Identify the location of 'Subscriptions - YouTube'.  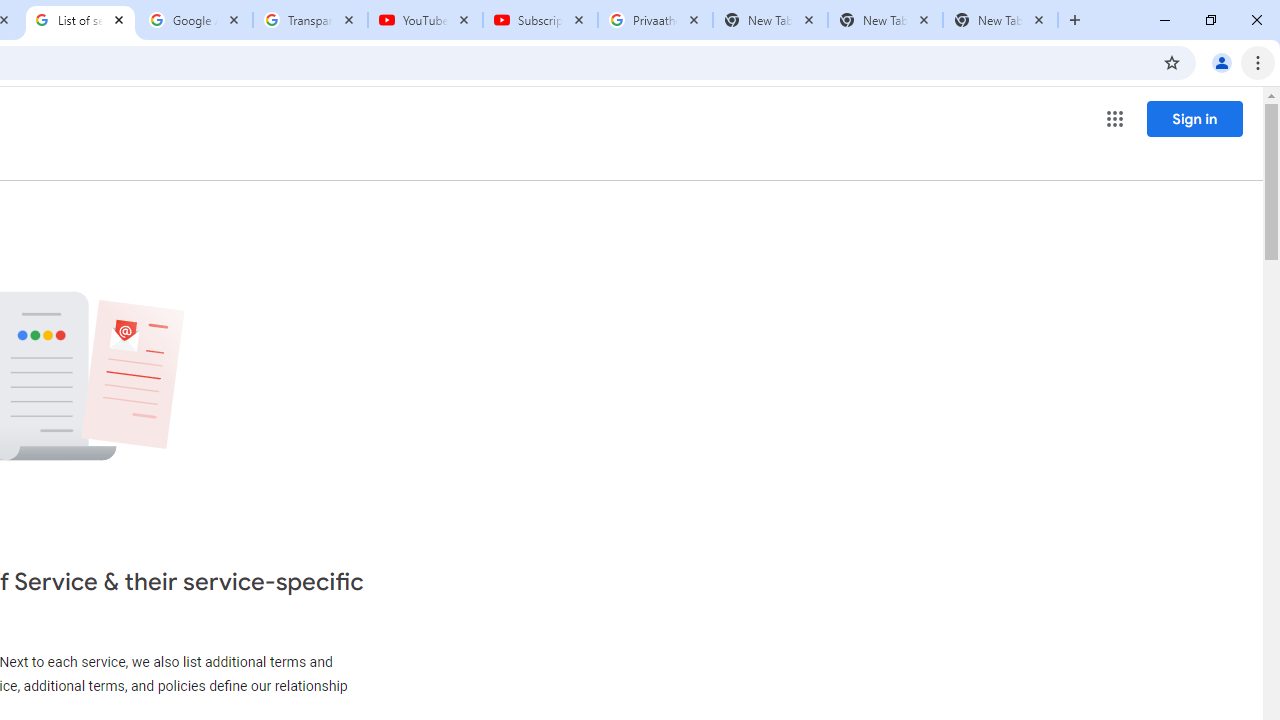
(540, 20).